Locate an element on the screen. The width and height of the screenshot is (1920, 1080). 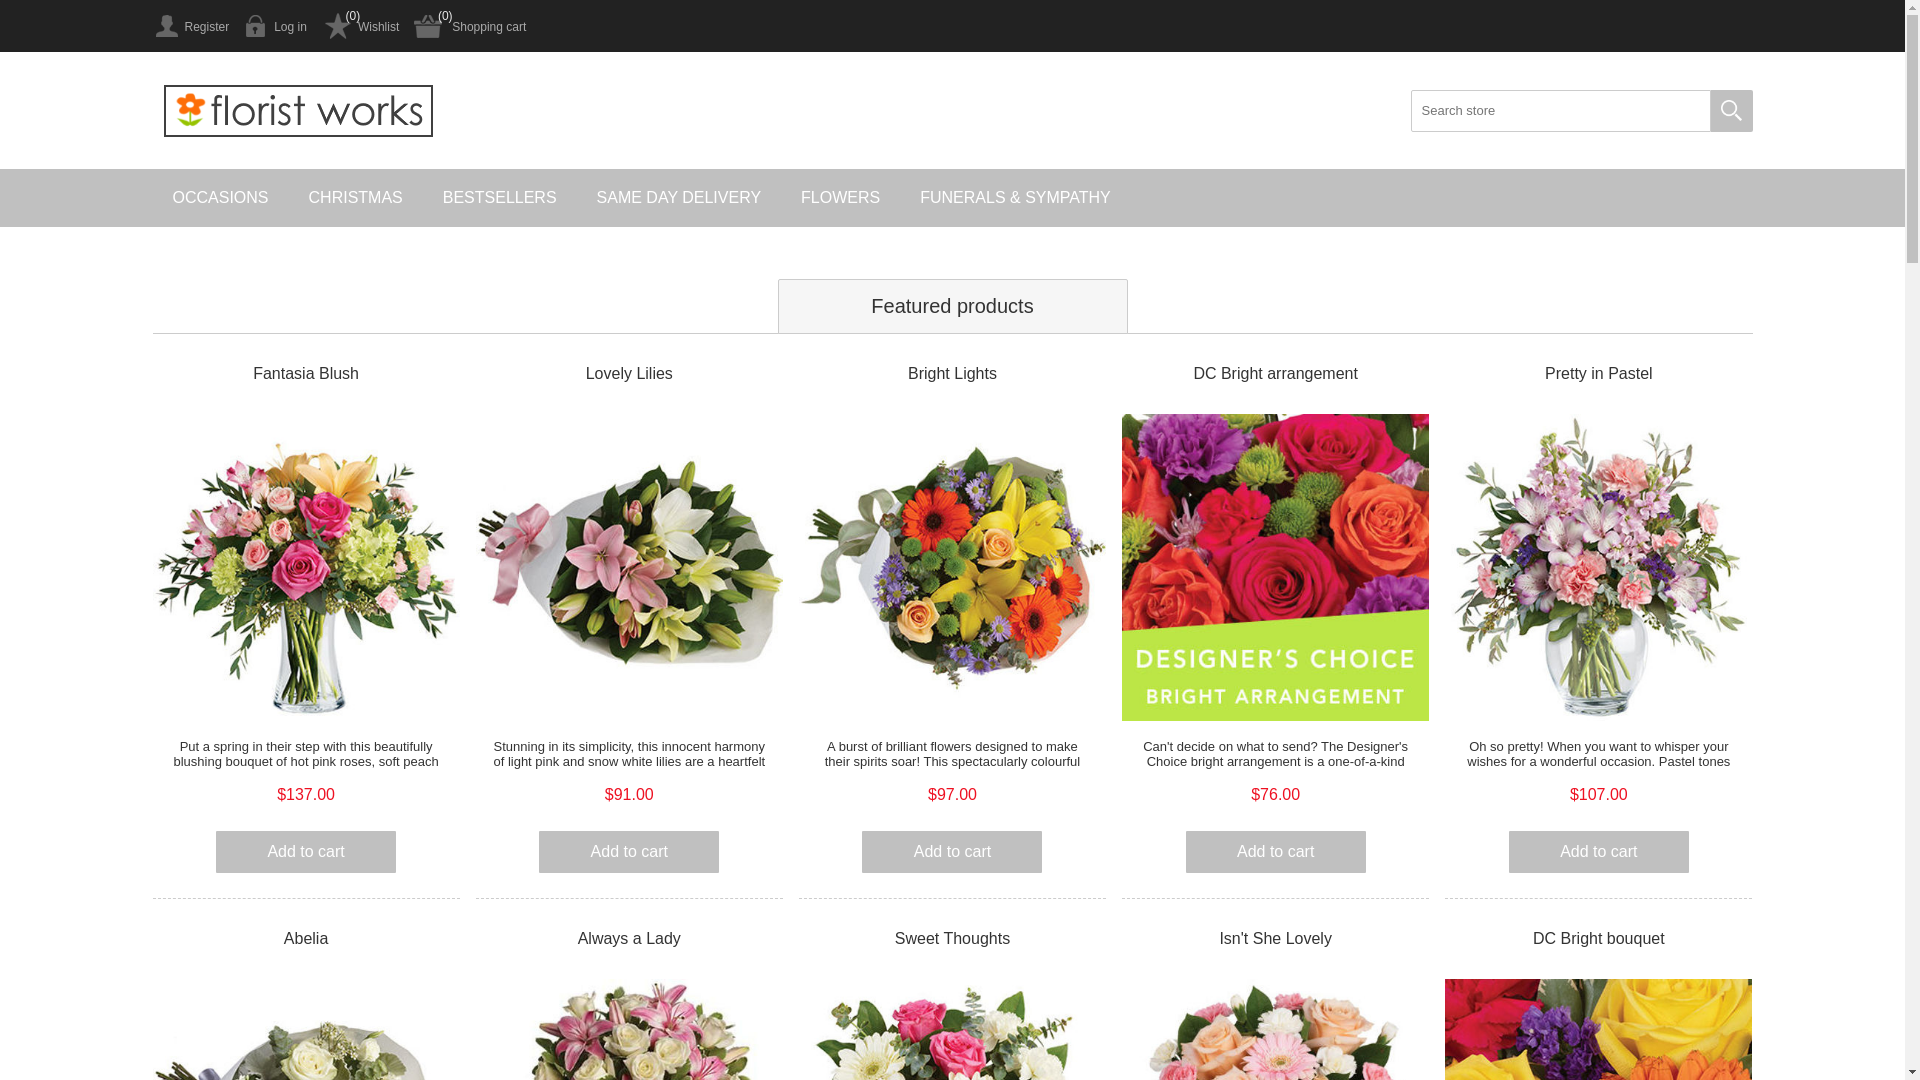
'Show details for Bright Lights' is located at coordinates (951, 567).